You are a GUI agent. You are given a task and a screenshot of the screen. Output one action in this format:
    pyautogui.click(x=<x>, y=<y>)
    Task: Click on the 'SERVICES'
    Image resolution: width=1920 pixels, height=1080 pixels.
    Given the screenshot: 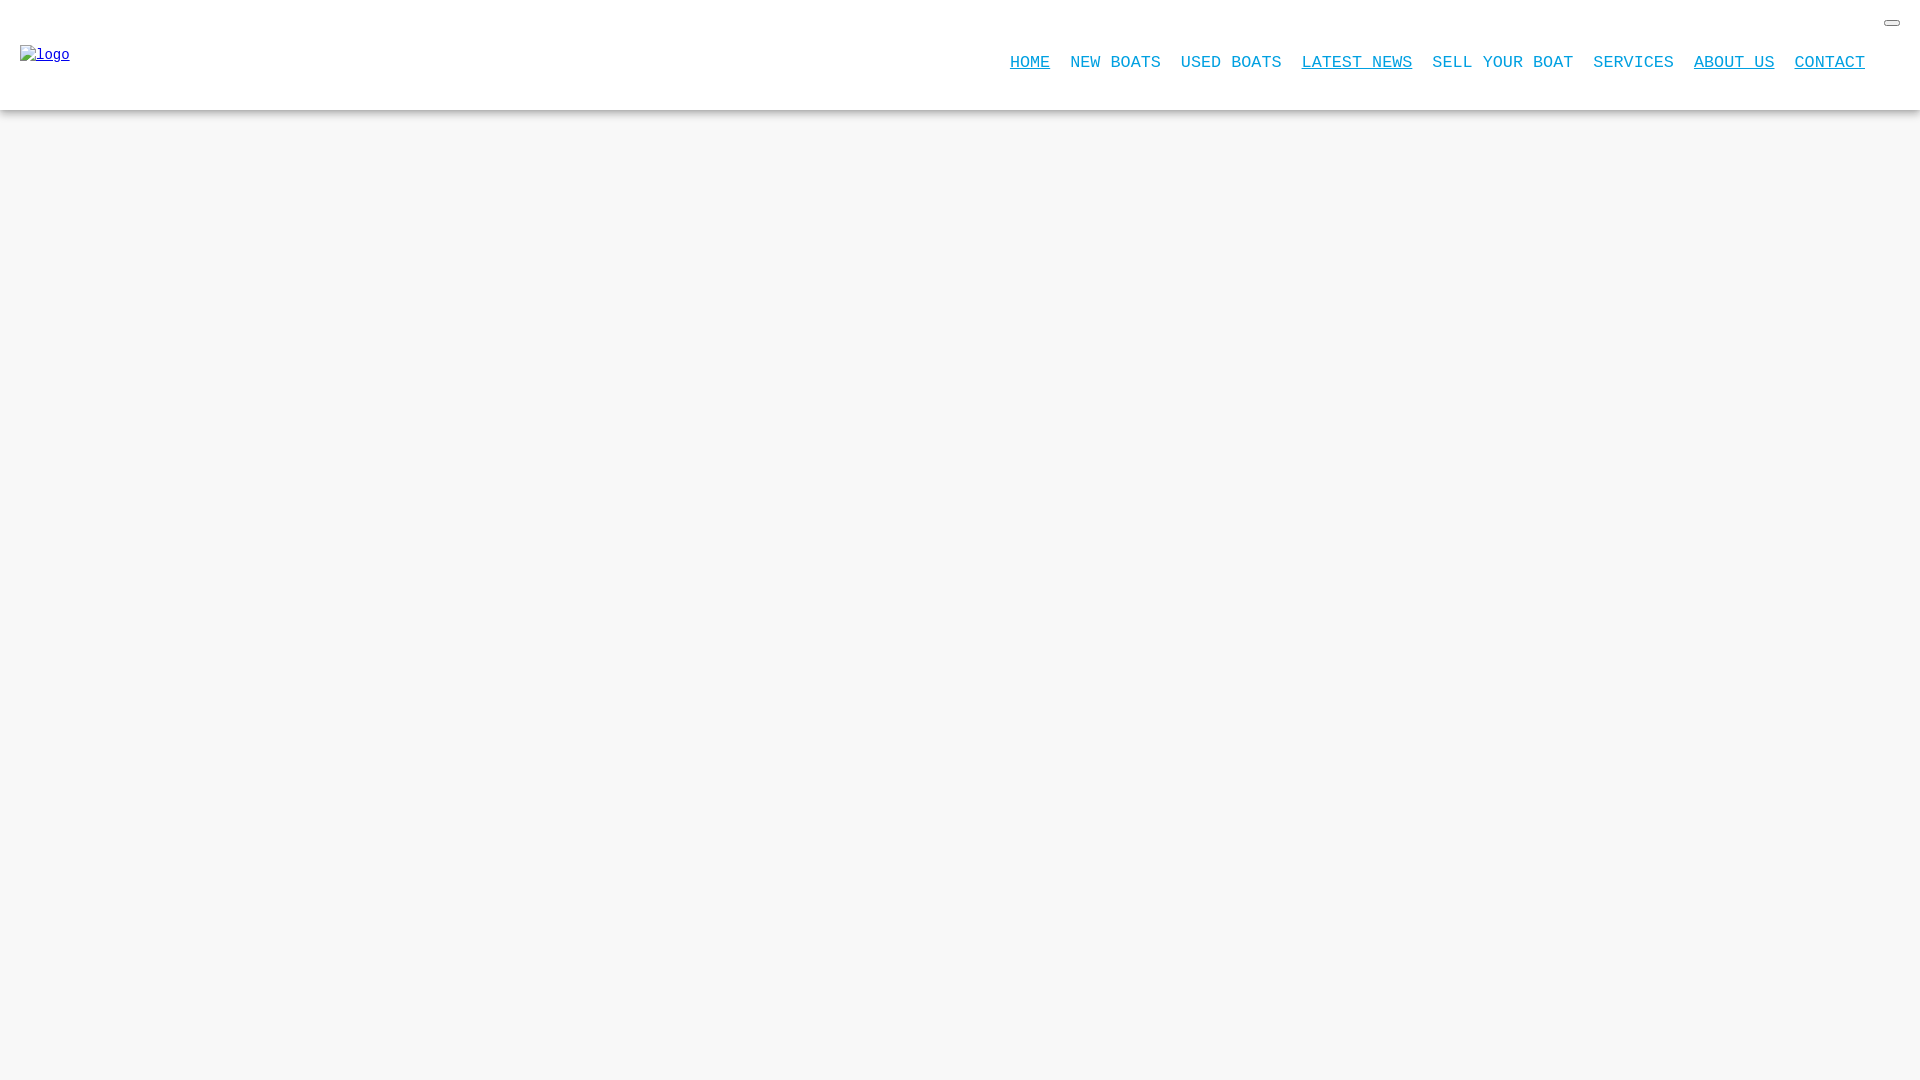 What is the action you would take?
    pyautogui.click(x=1633, y=61)
    